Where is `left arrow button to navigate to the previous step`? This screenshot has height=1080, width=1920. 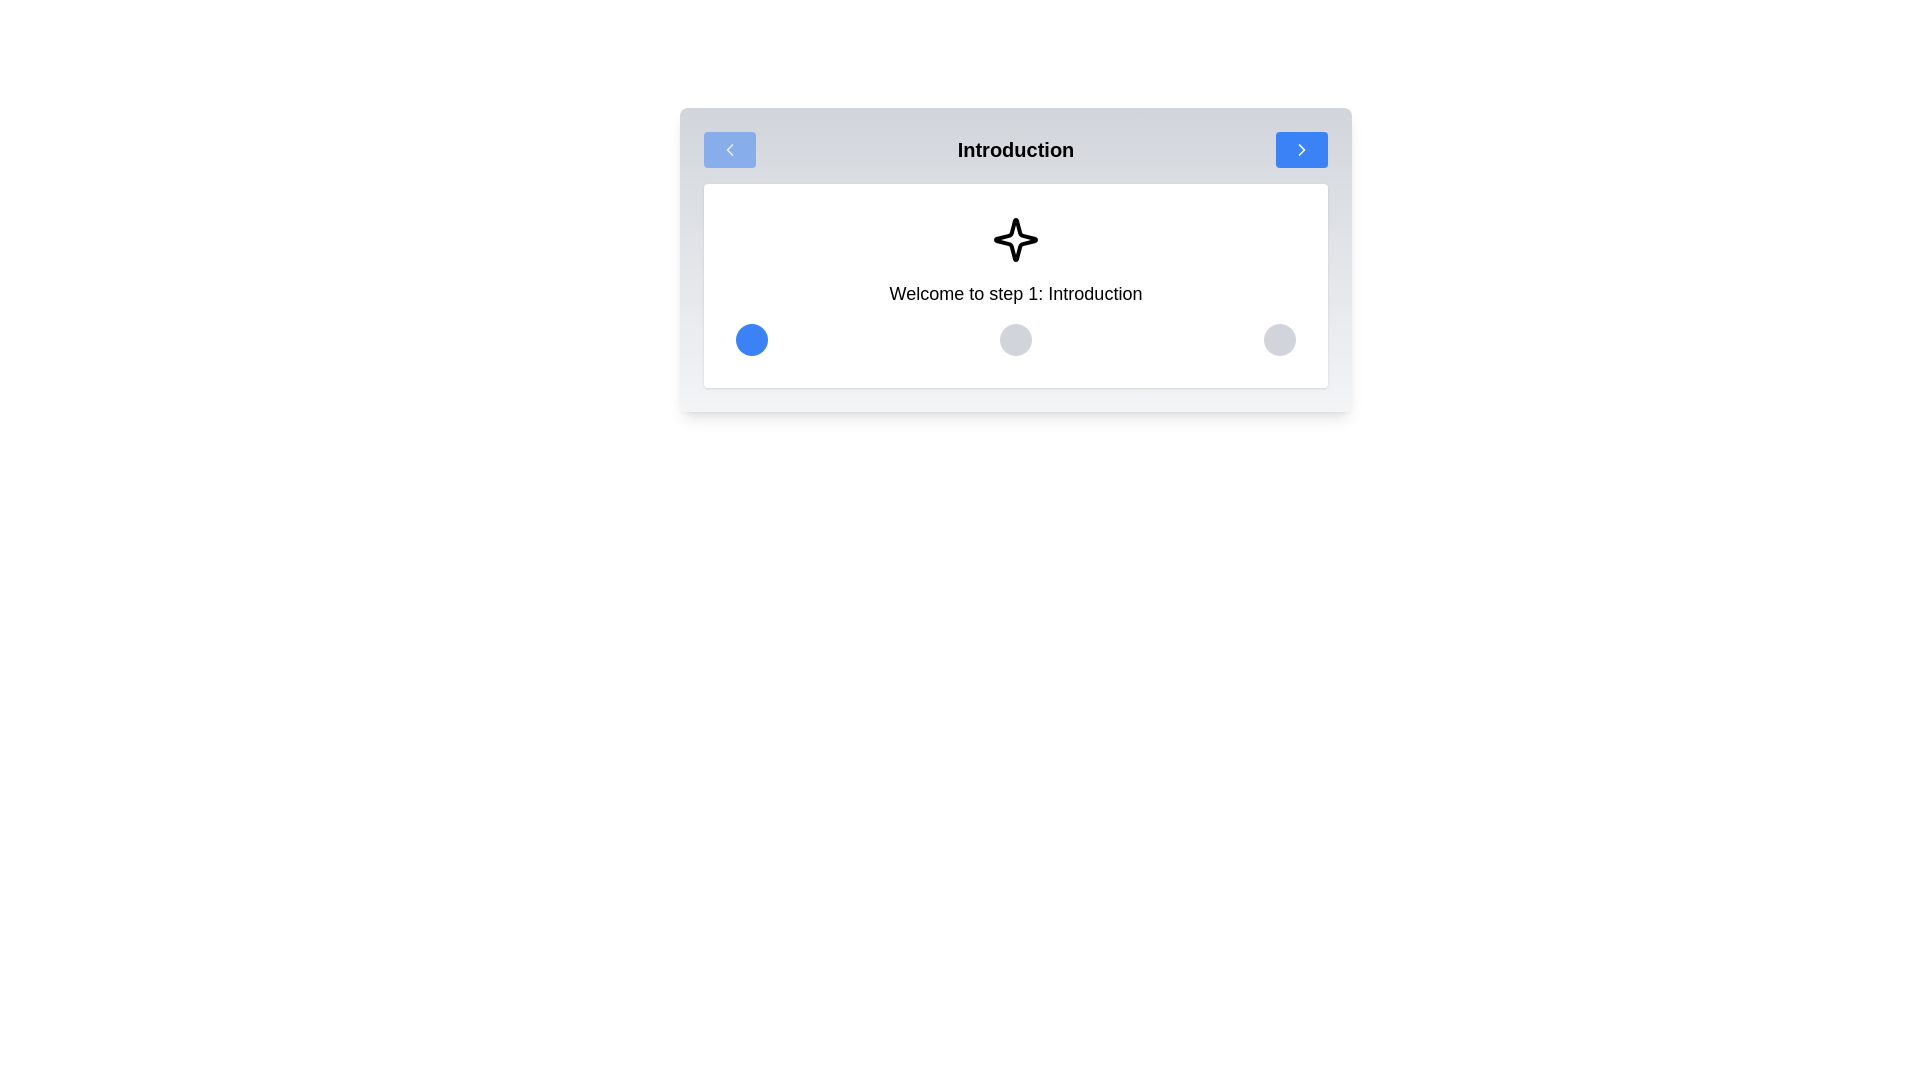 left arrow button to navigate to the previous step is located at coordinates (728, 149).